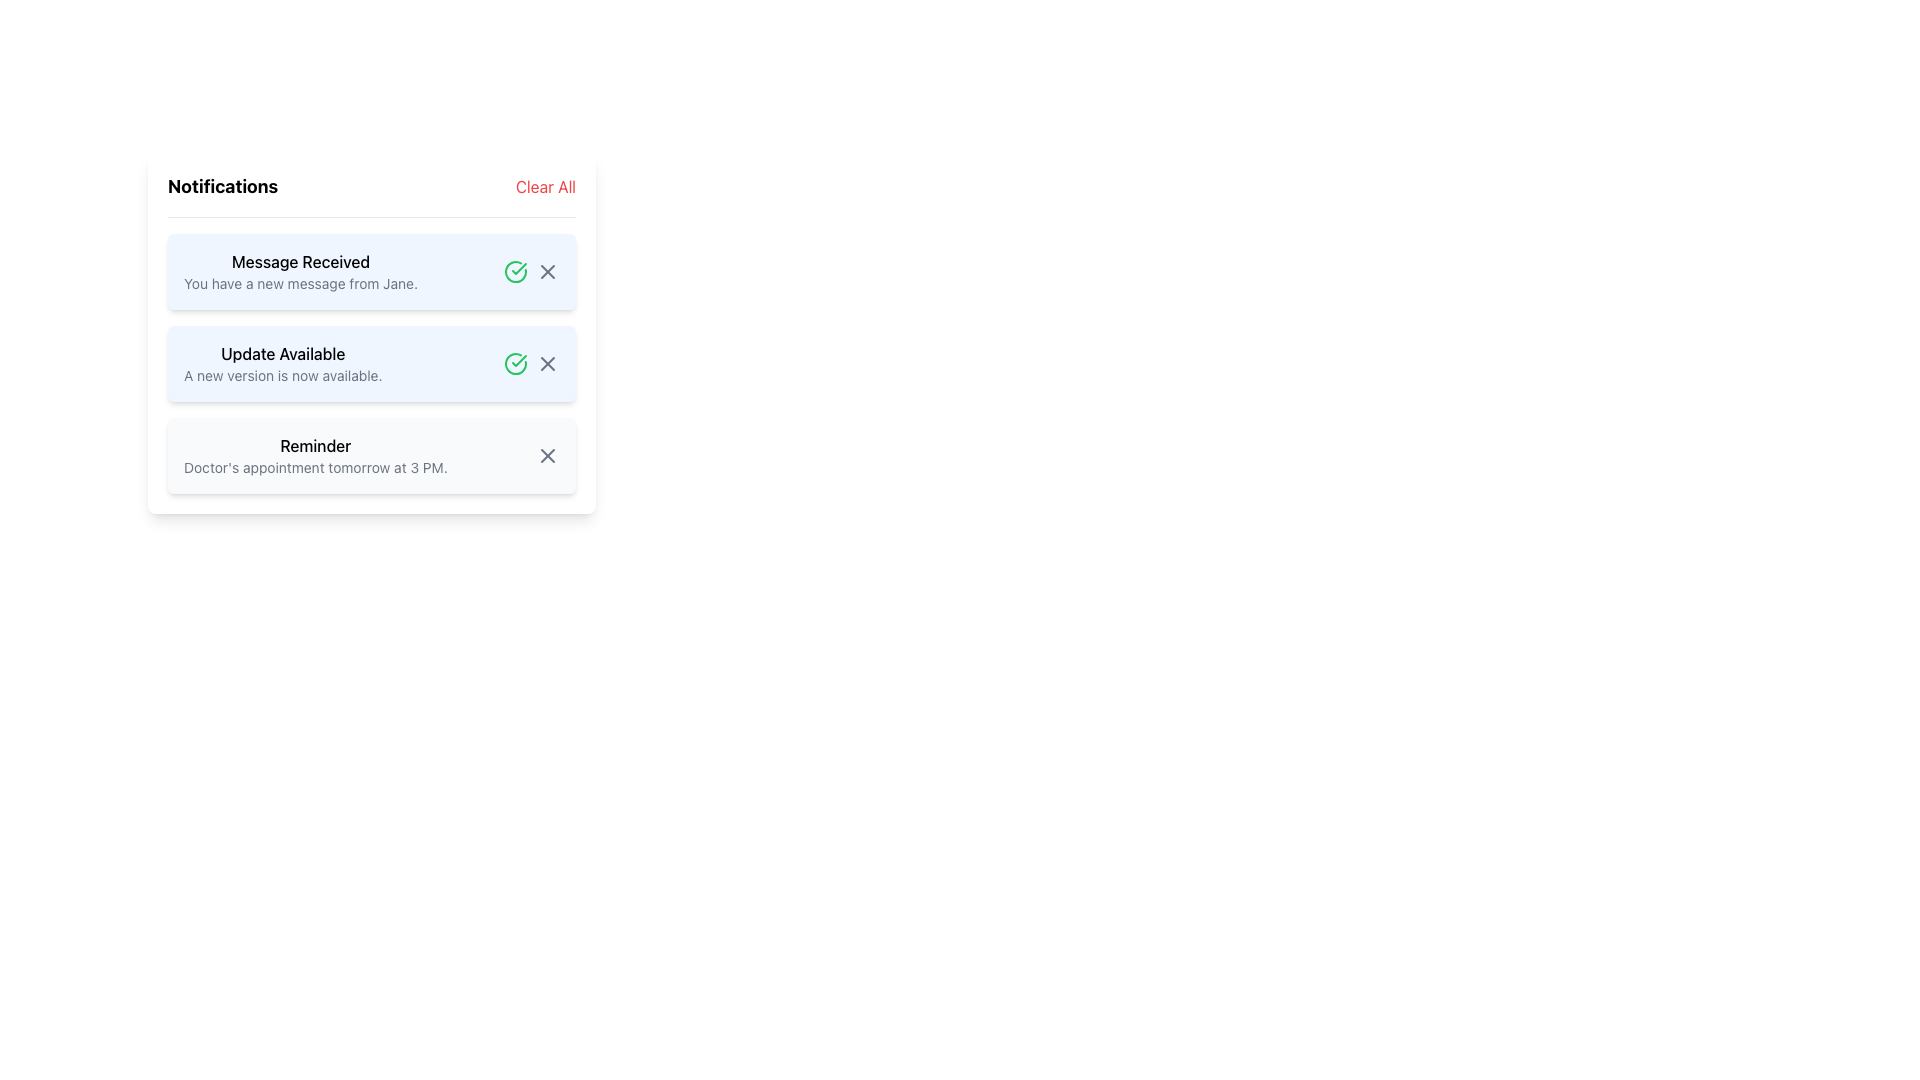 This screenshot has height=1080, width=1920. What do you see at coordinates (282, 375) in the screenshot?
I see `the text string reading 'A new version is now available.' located within the notification card below the header 'Update Available'` at bounding box center [282, 375].